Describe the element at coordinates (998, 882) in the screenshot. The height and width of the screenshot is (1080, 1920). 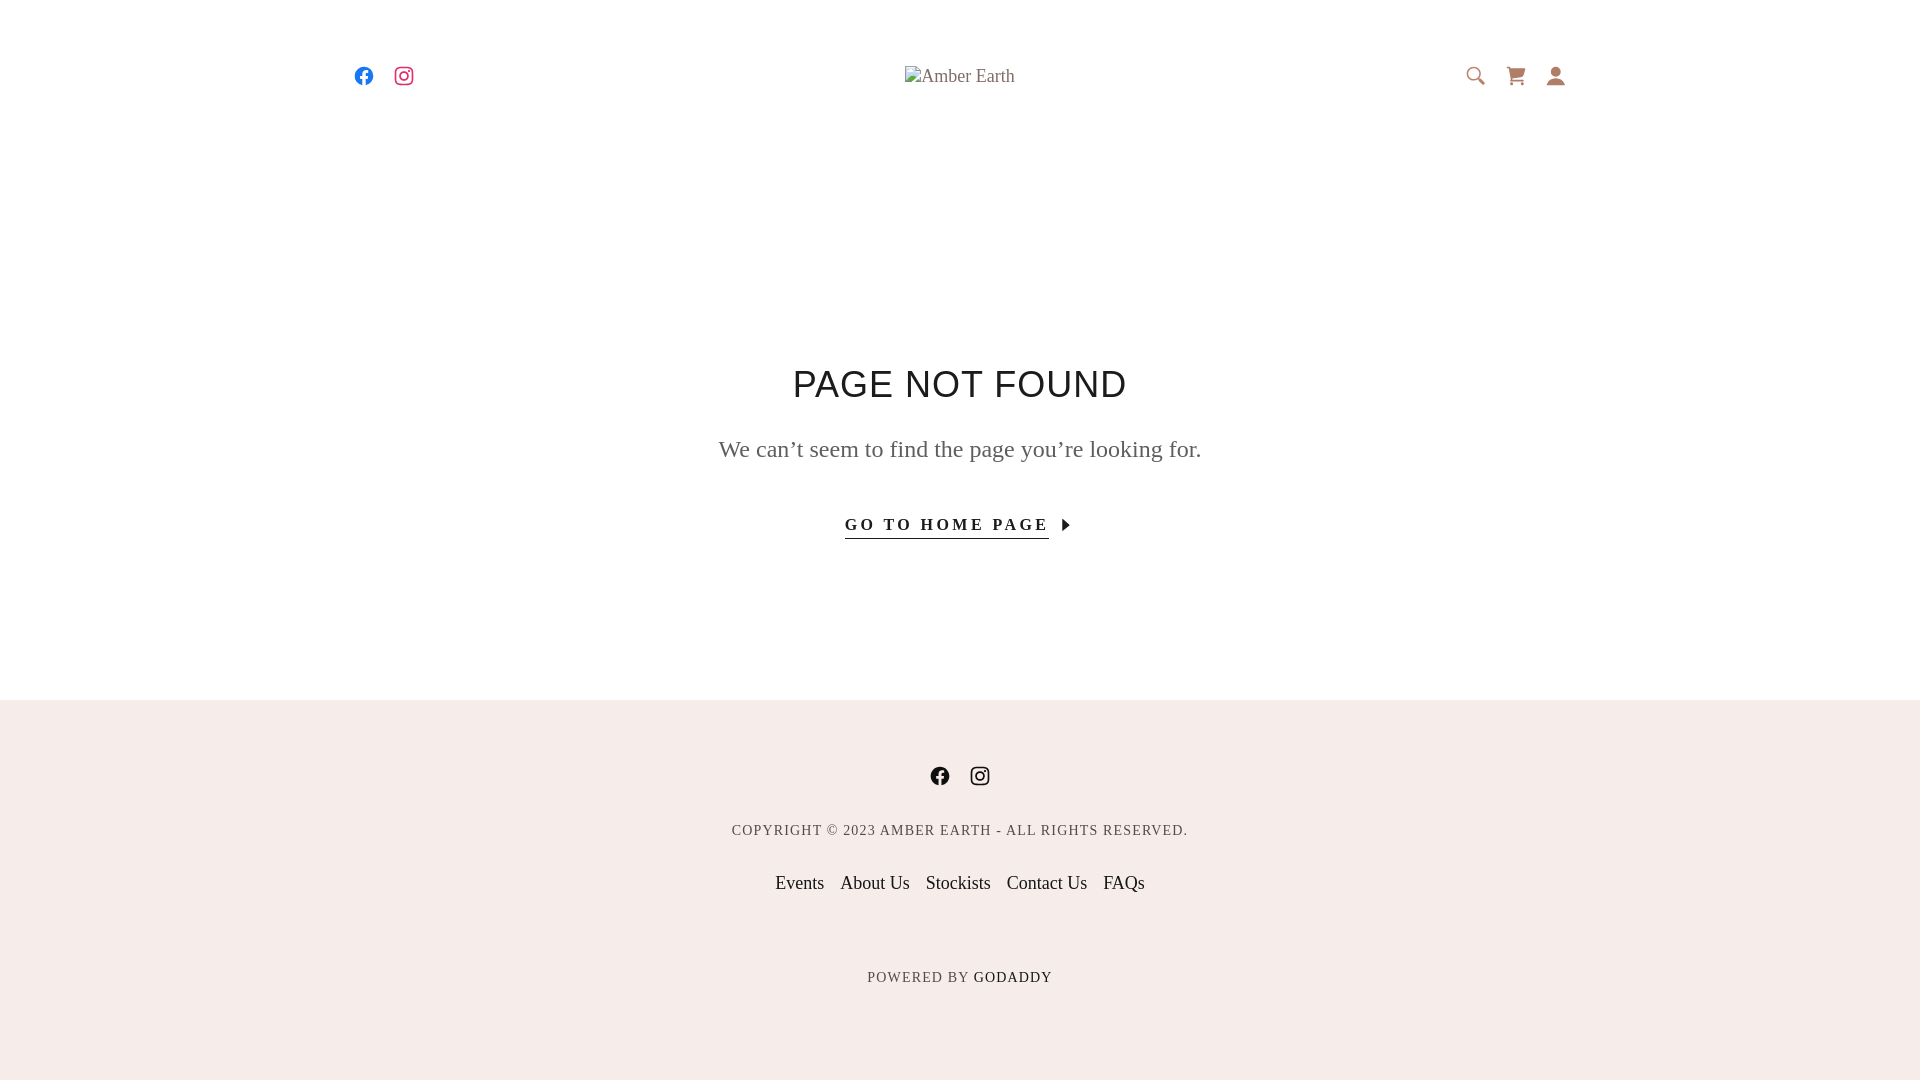
I see `'Contact Us'` at that location.